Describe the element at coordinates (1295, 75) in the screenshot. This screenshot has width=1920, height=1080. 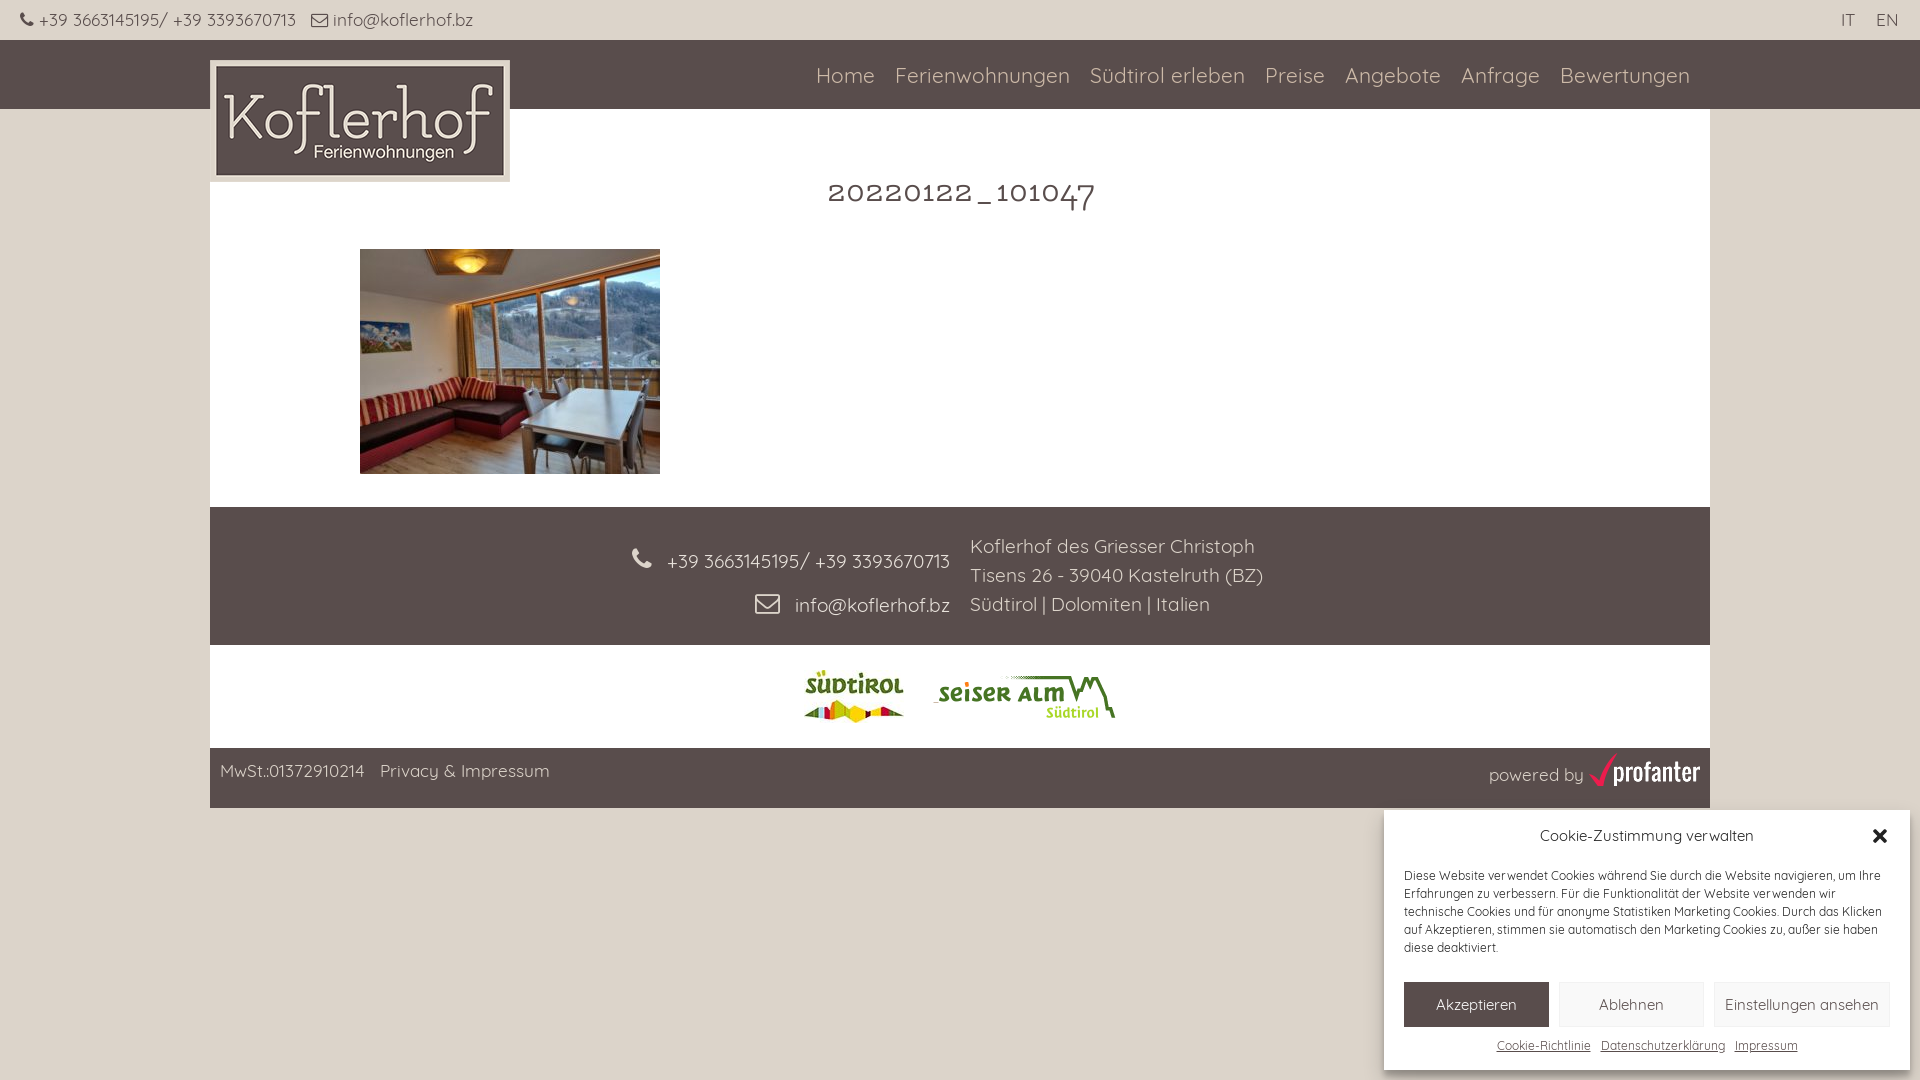
I see `'Preise'` at that location.